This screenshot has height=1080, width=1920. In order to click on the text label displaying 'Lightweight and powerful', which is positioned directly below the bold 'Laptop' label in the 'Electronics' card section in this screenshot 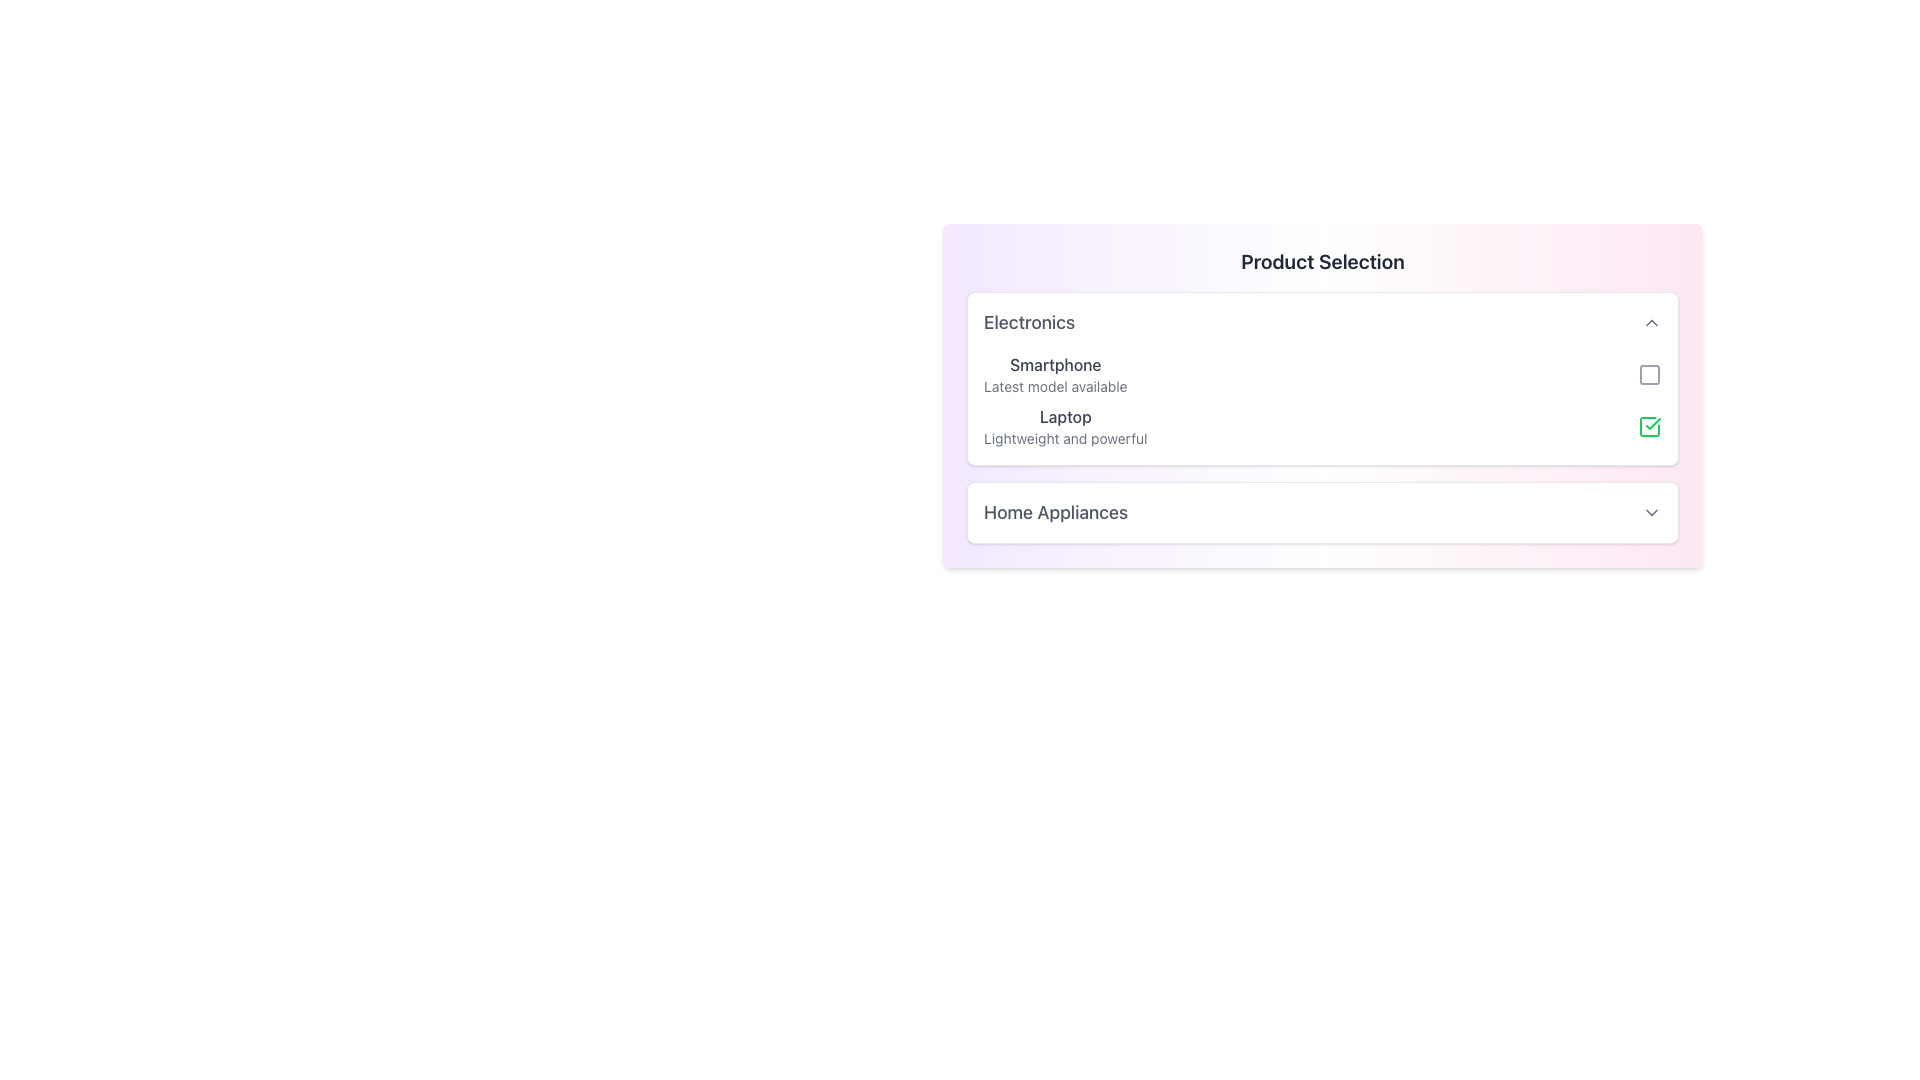, I will do `click(1064, 438)`.